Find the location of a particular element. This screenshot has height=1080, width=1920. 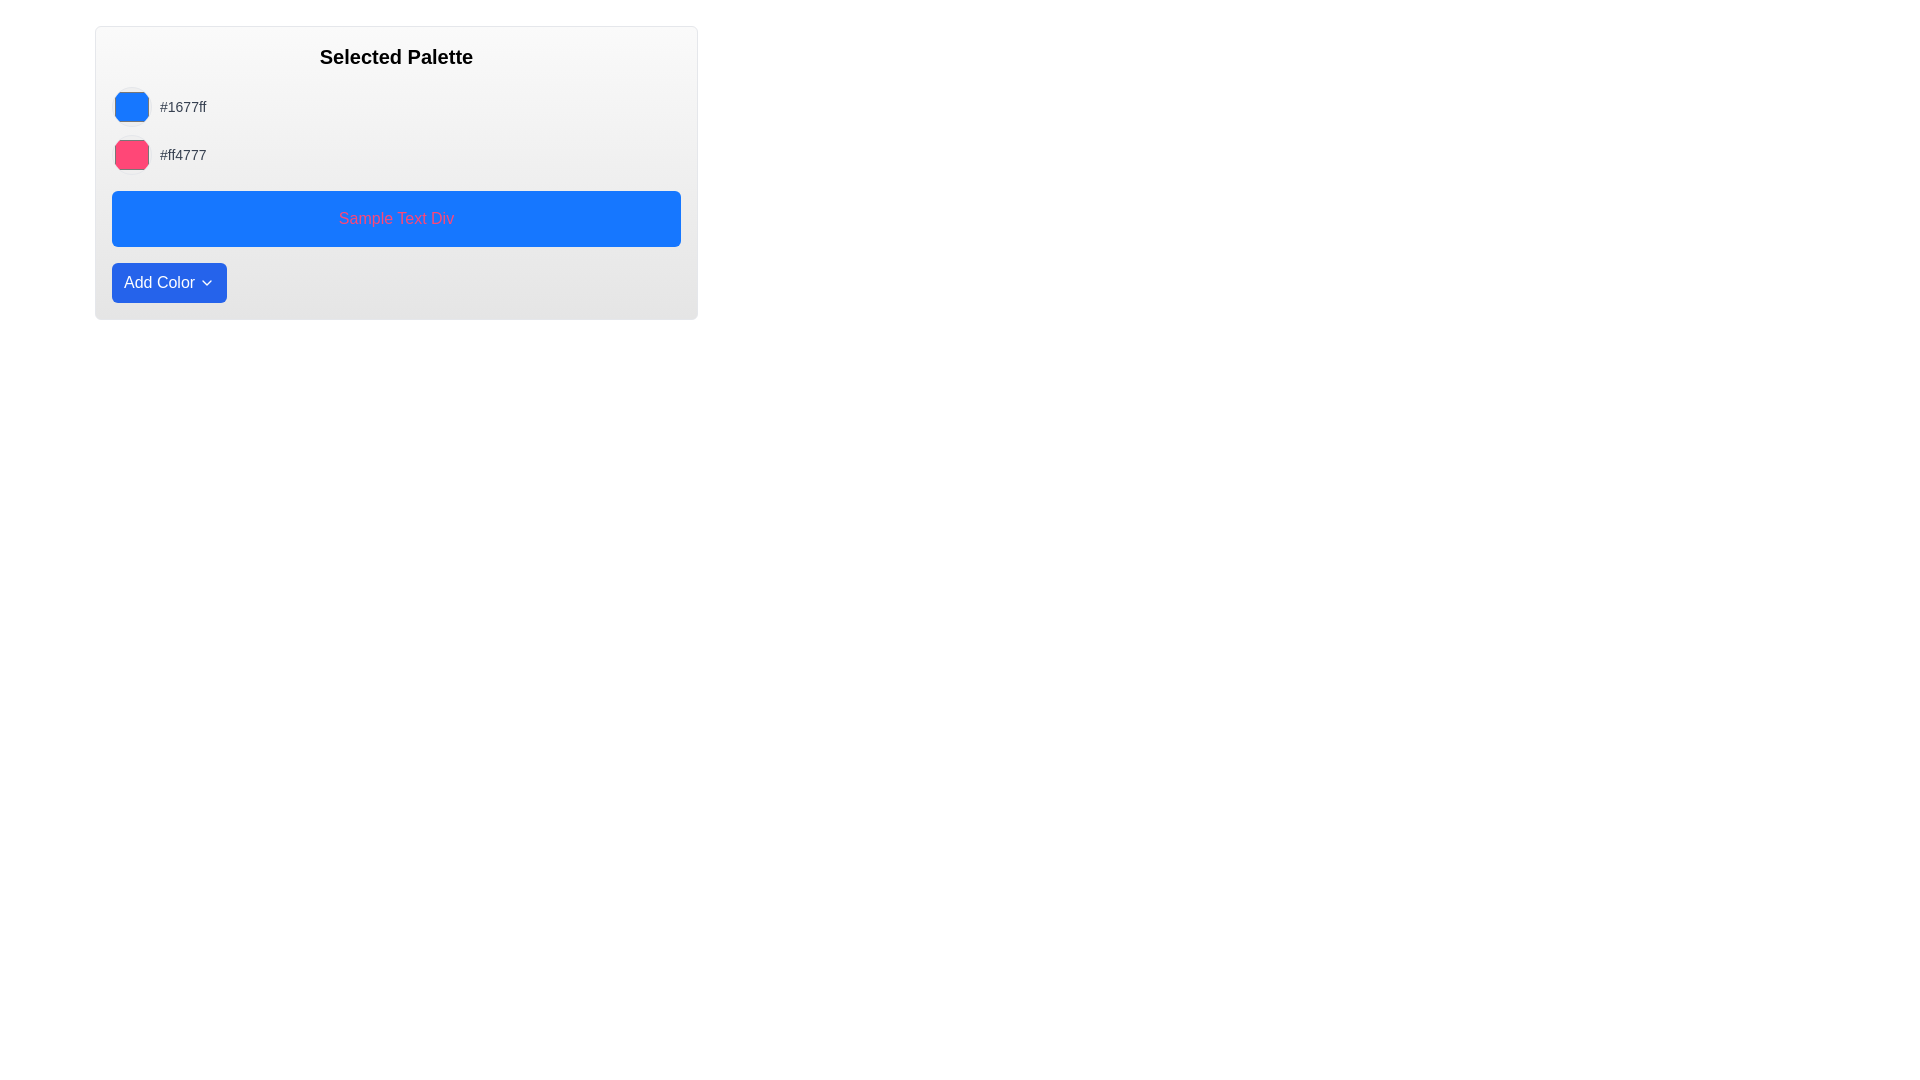

text content from the rectangular div with rounded corners, bright blue background, and vibrant pink text that displays 'Sample Text Div', located in the 'Selected Palette' section is located at coordinates (396, 219).